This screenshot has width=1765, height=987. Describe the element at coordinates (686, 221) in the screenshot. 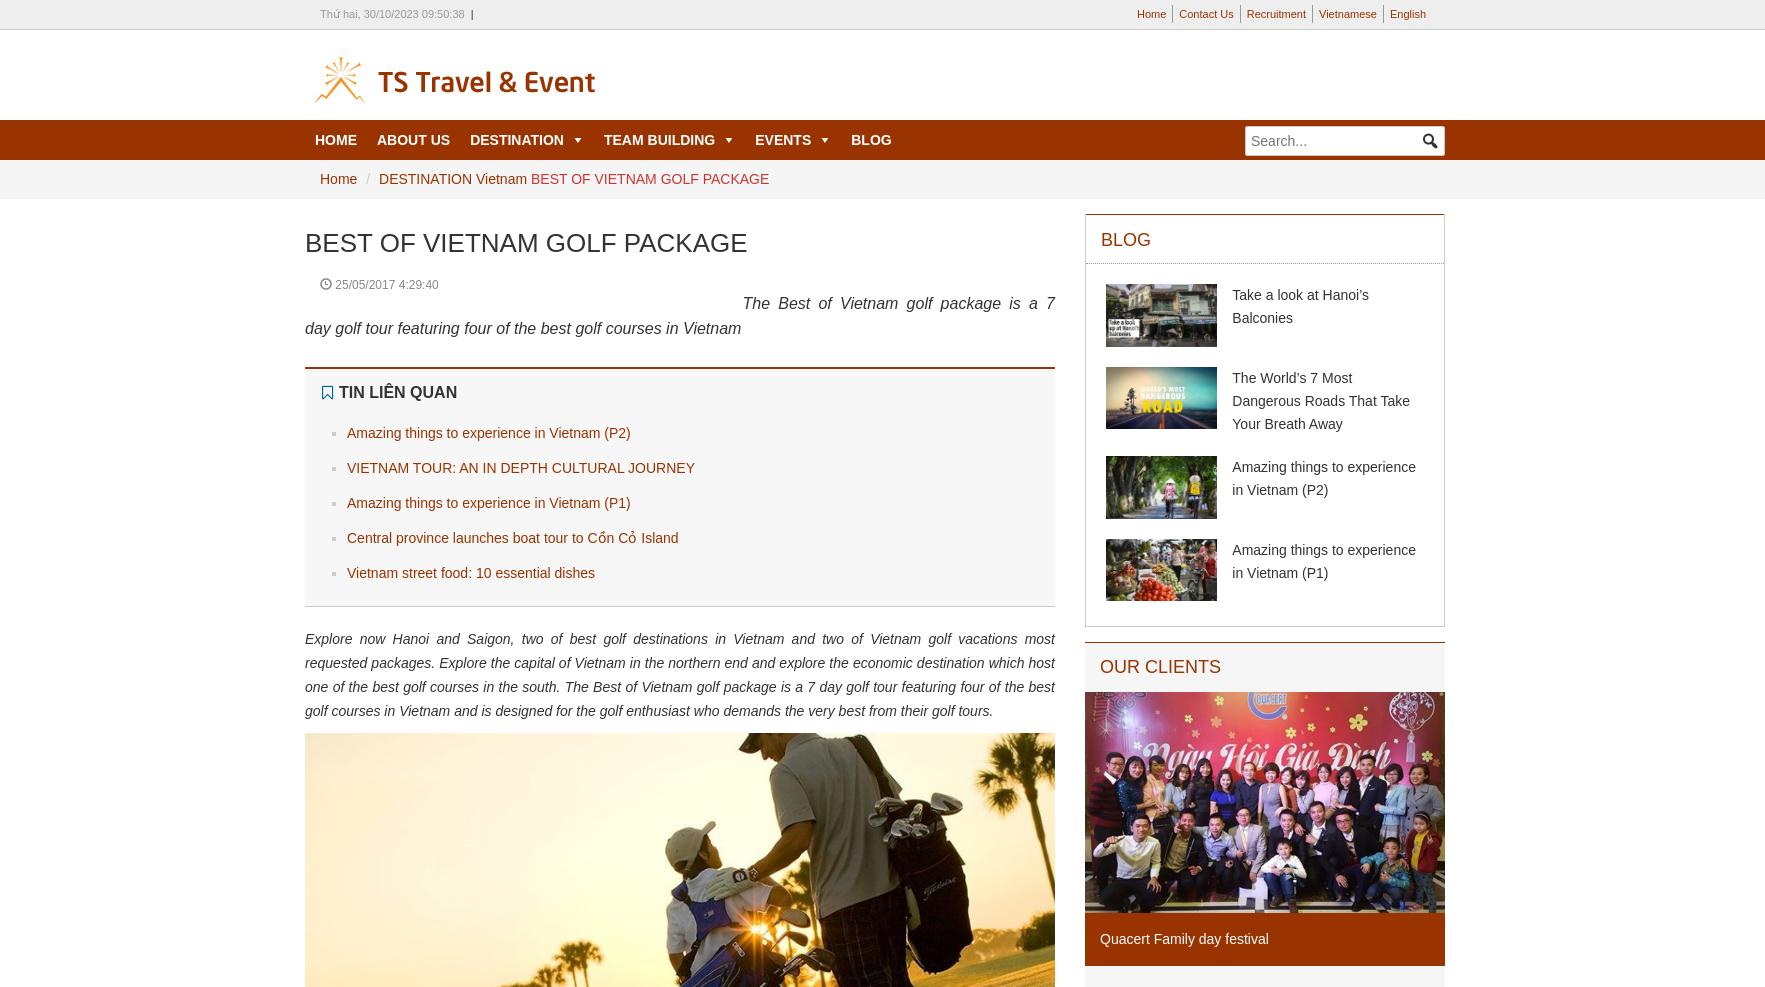

I see `'INDOOR TEAM BUILDING'` at that location.